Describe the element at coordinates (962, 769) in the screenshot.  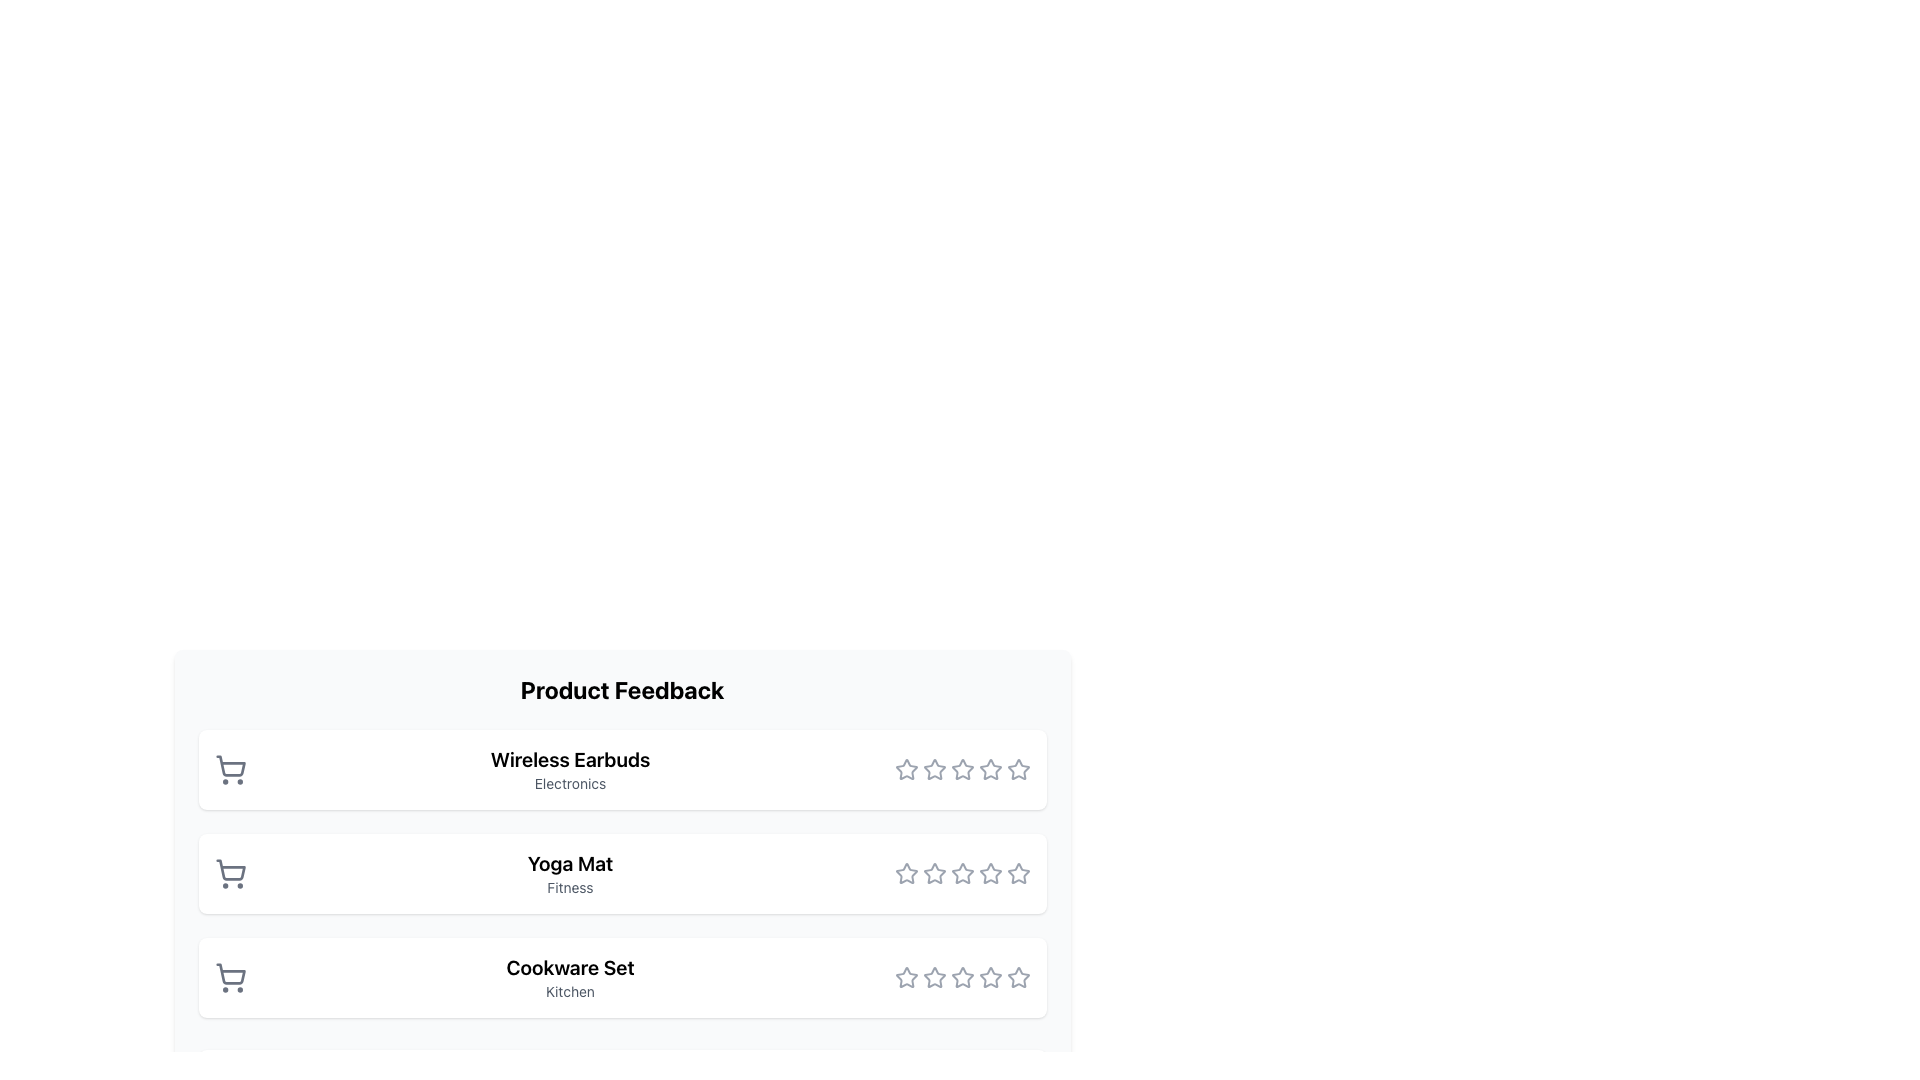
I see `the fourth unfilled star icon in the five-star rating system for the 'Wireless Earbuds'` at that location.